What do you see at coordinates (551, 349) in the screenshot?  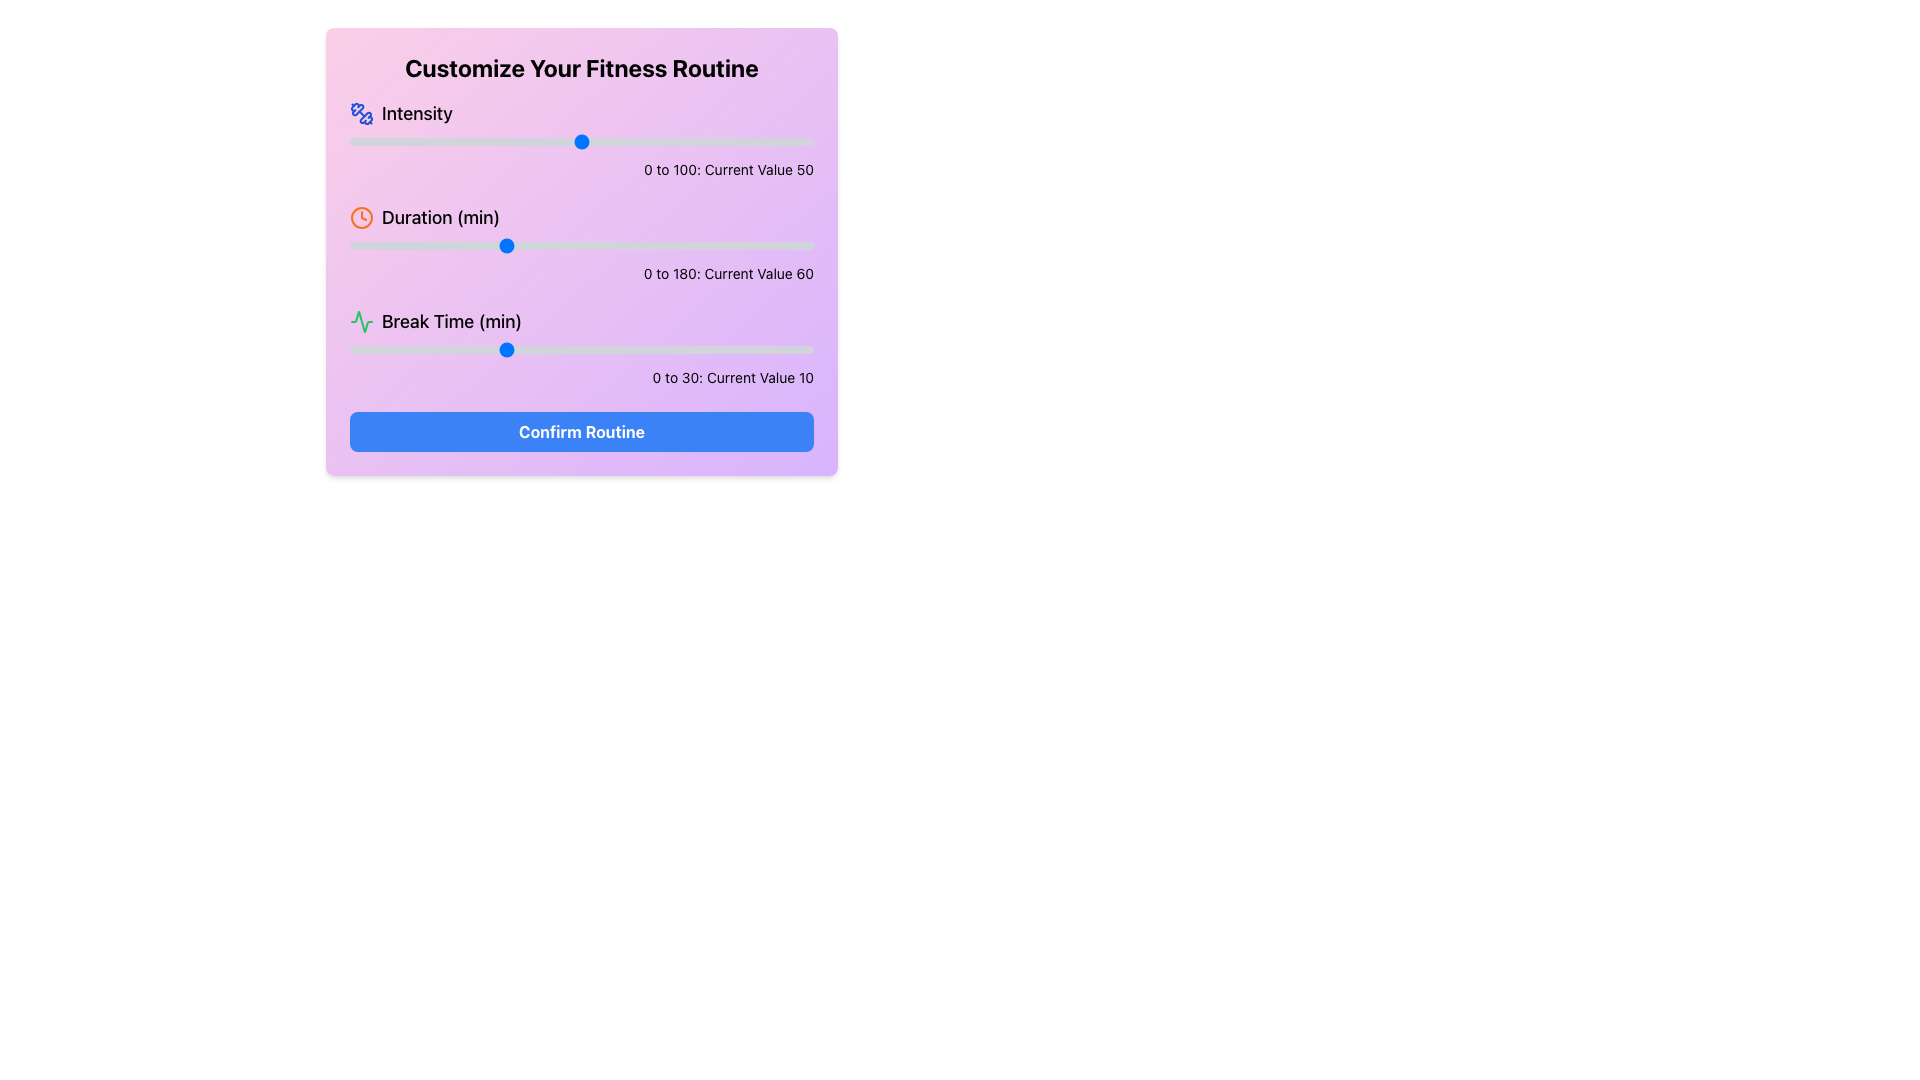 I see `the break time` at bounding box center [551, 349].